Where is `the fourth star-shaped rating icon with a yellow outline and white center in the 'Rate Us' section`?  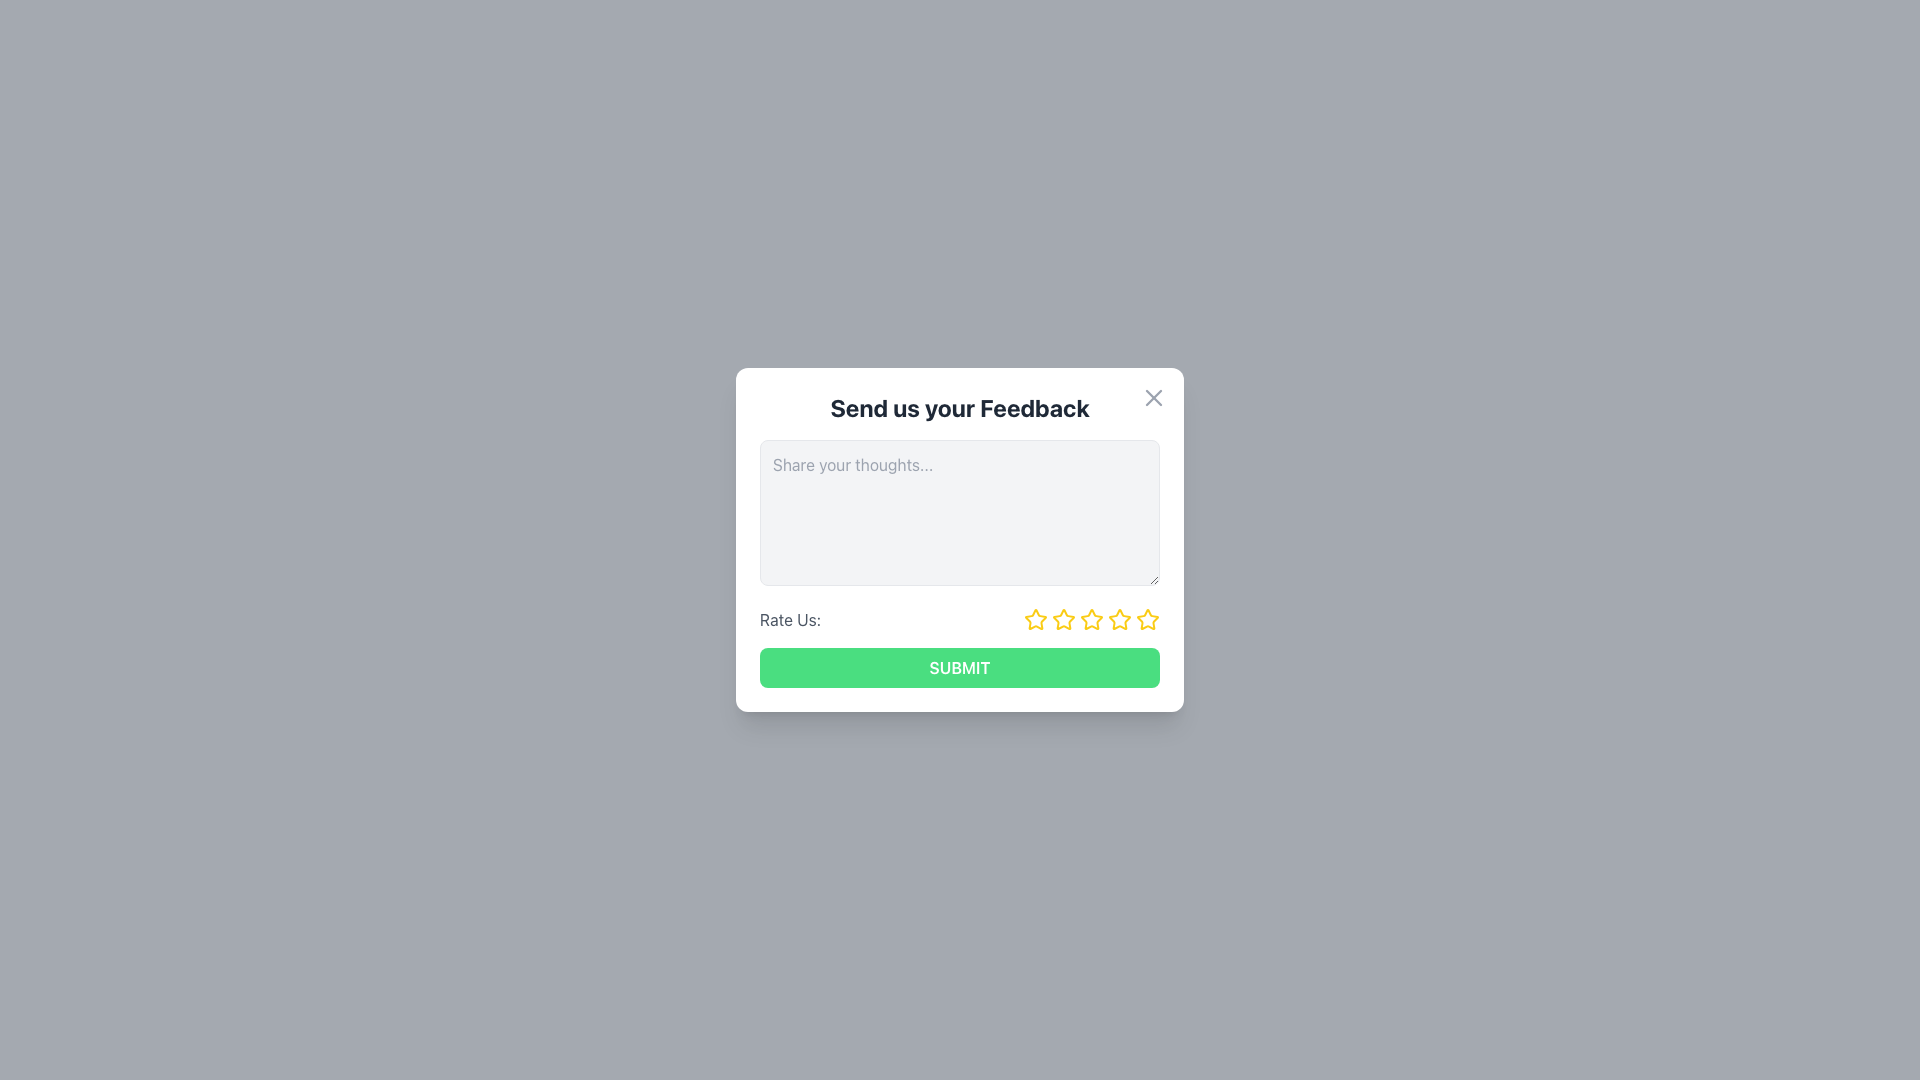 the fourth star-shaped rating icon with a yellow outline and white center in the 'Rate Us' section is located at coordinates (1089, 617).